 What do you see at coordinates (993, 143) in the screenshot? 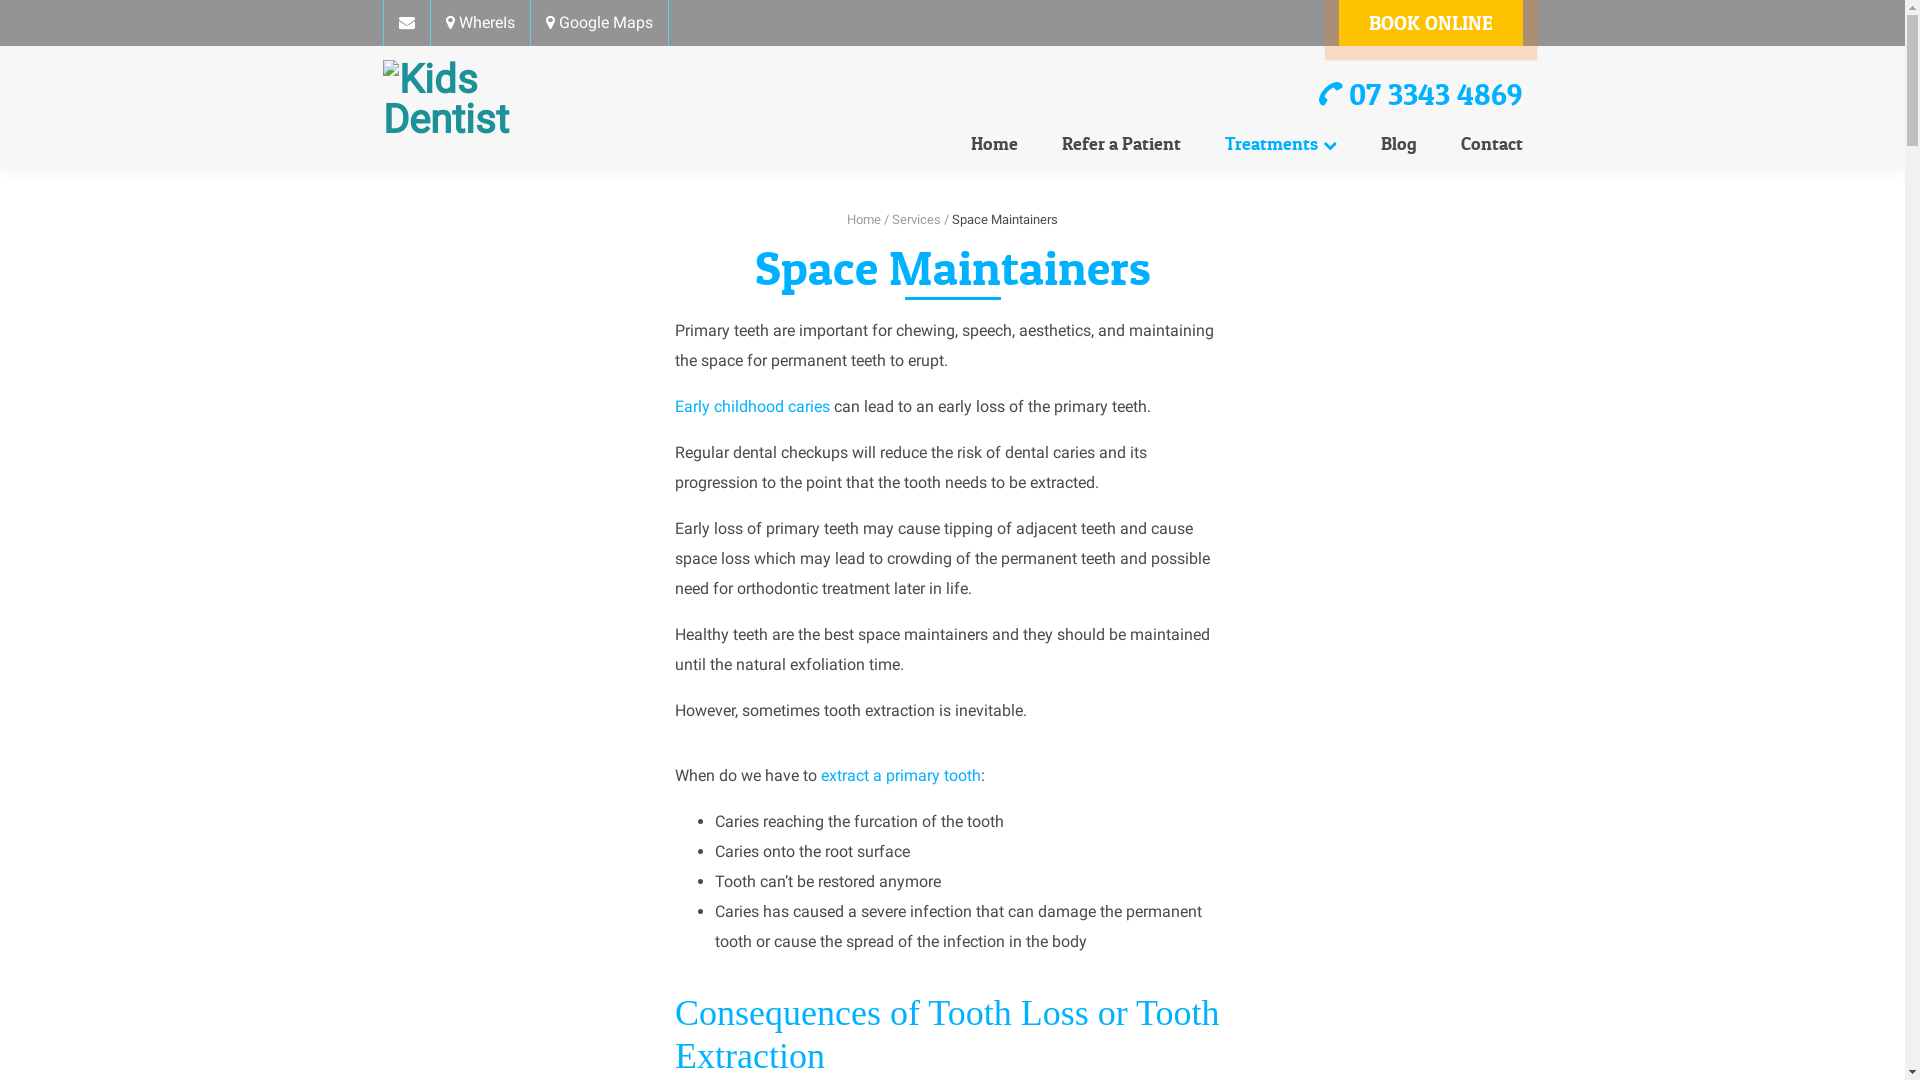
I see `'Home'` at bounding box center [993, 143].